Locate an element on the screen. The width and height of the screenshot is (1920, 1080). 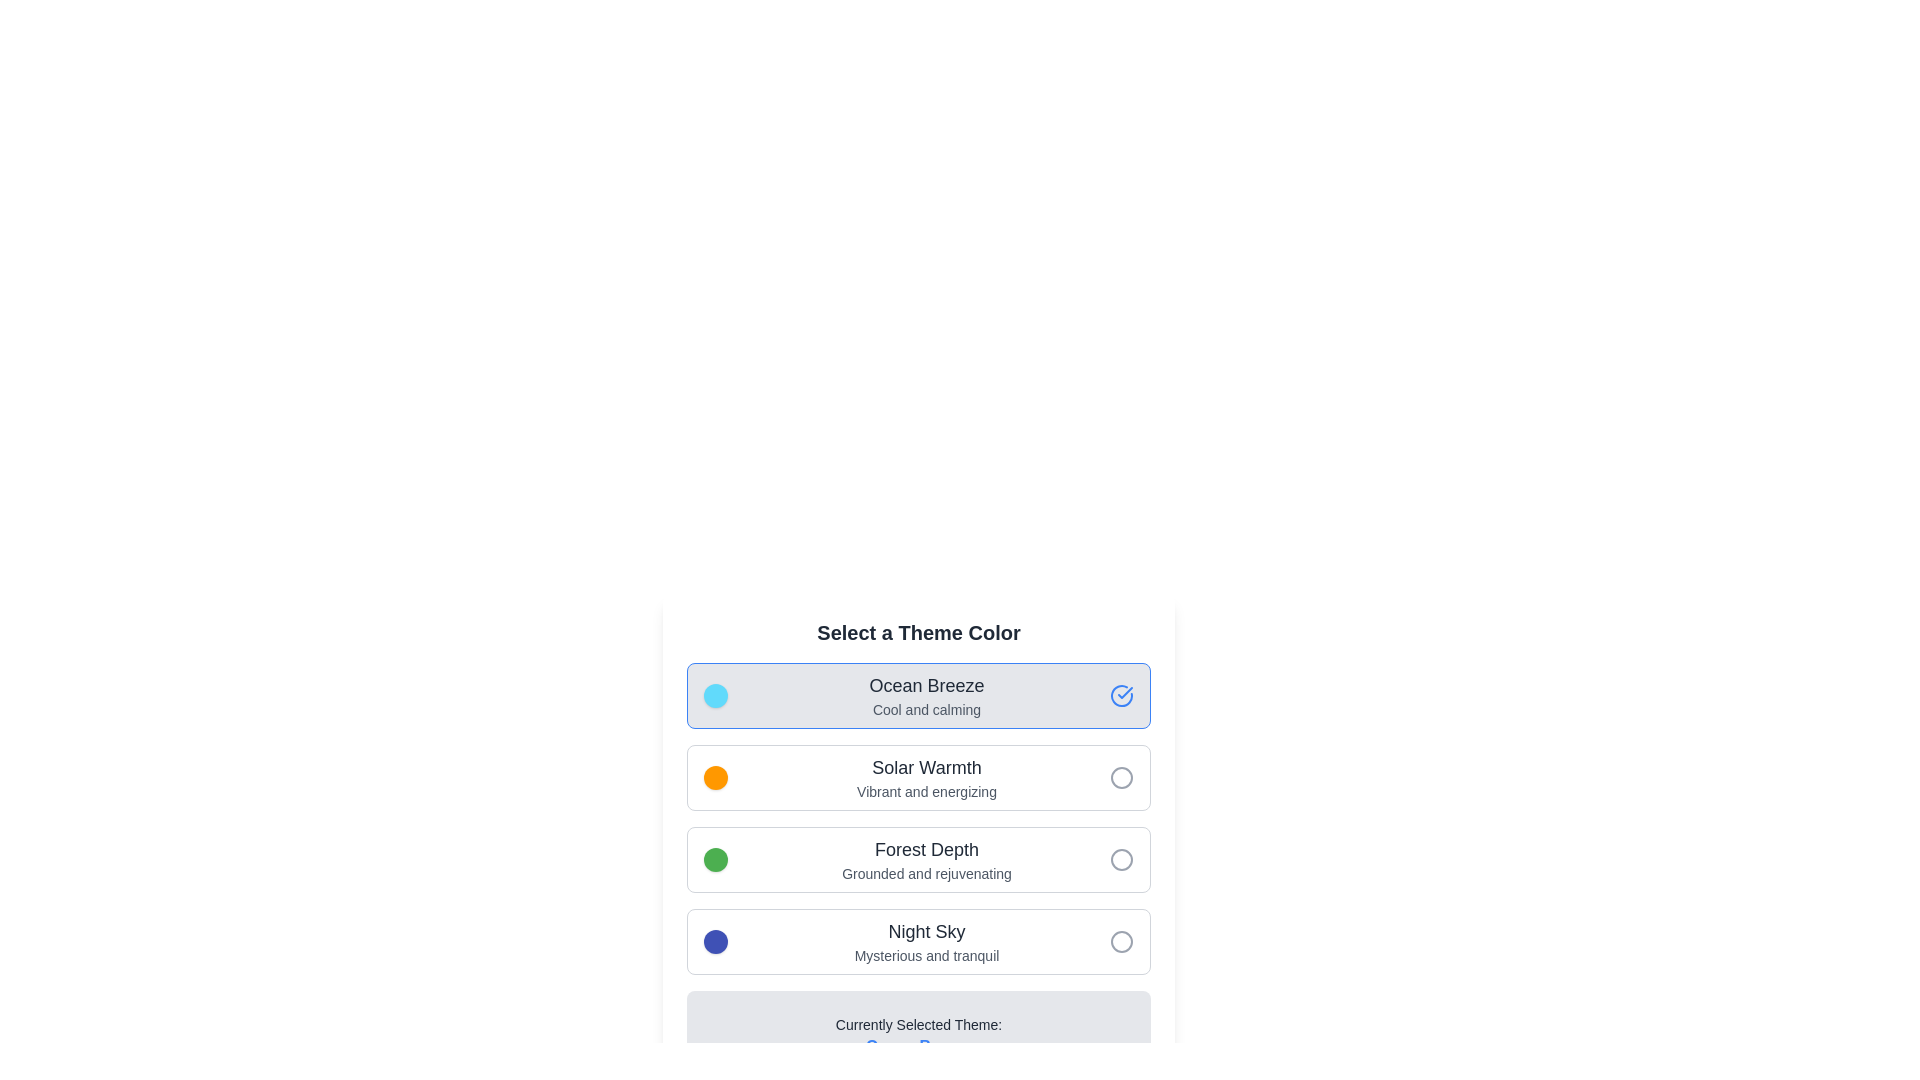
the Text display block containing the title 'Solar Warmth' and subtitle 'Vibrant and energizing', which is located in the second card of selectable theme options, positioned between 'Ocean Breeze' and 'Forest Depth' is located at coordinates (925, 777).